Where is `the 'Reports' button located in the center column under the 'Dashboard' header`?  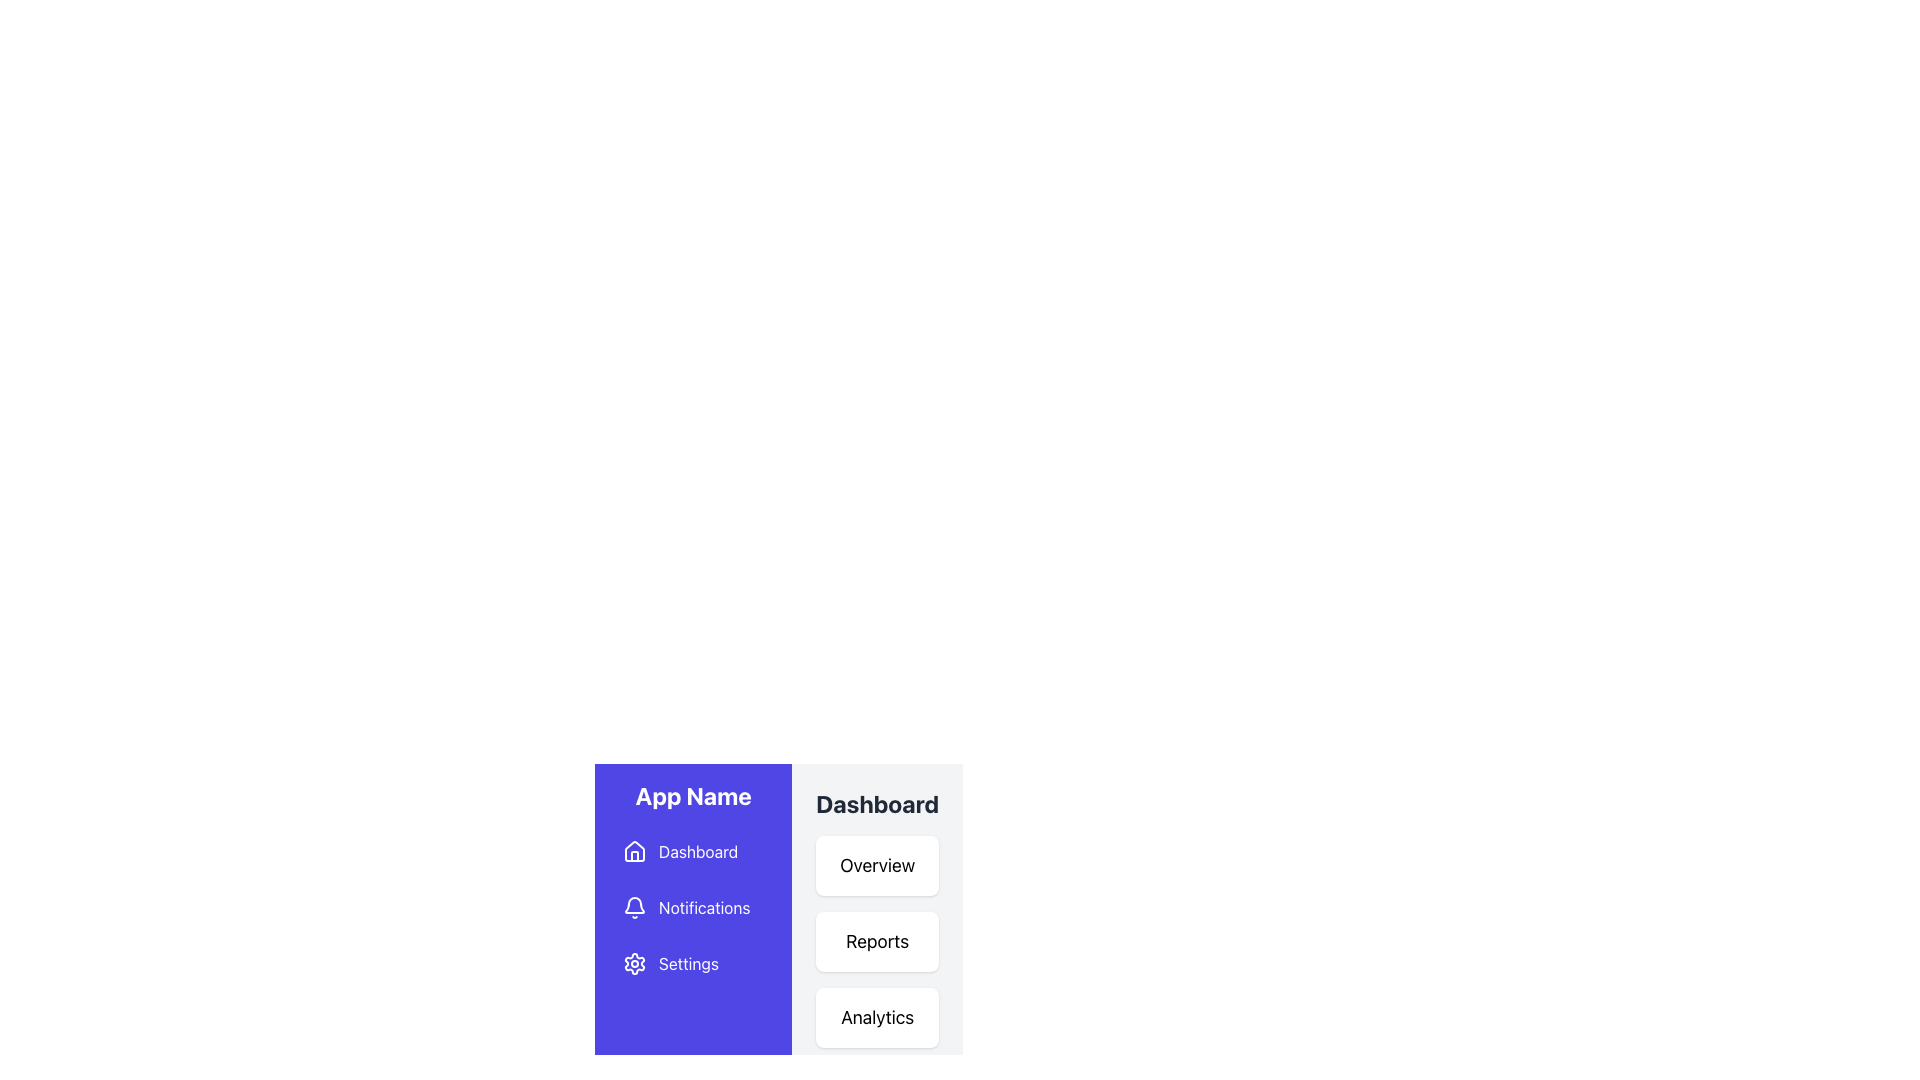 the 'Reports' button located in the center column under the 'Dashboard' header is located at coordinates (877, 941).